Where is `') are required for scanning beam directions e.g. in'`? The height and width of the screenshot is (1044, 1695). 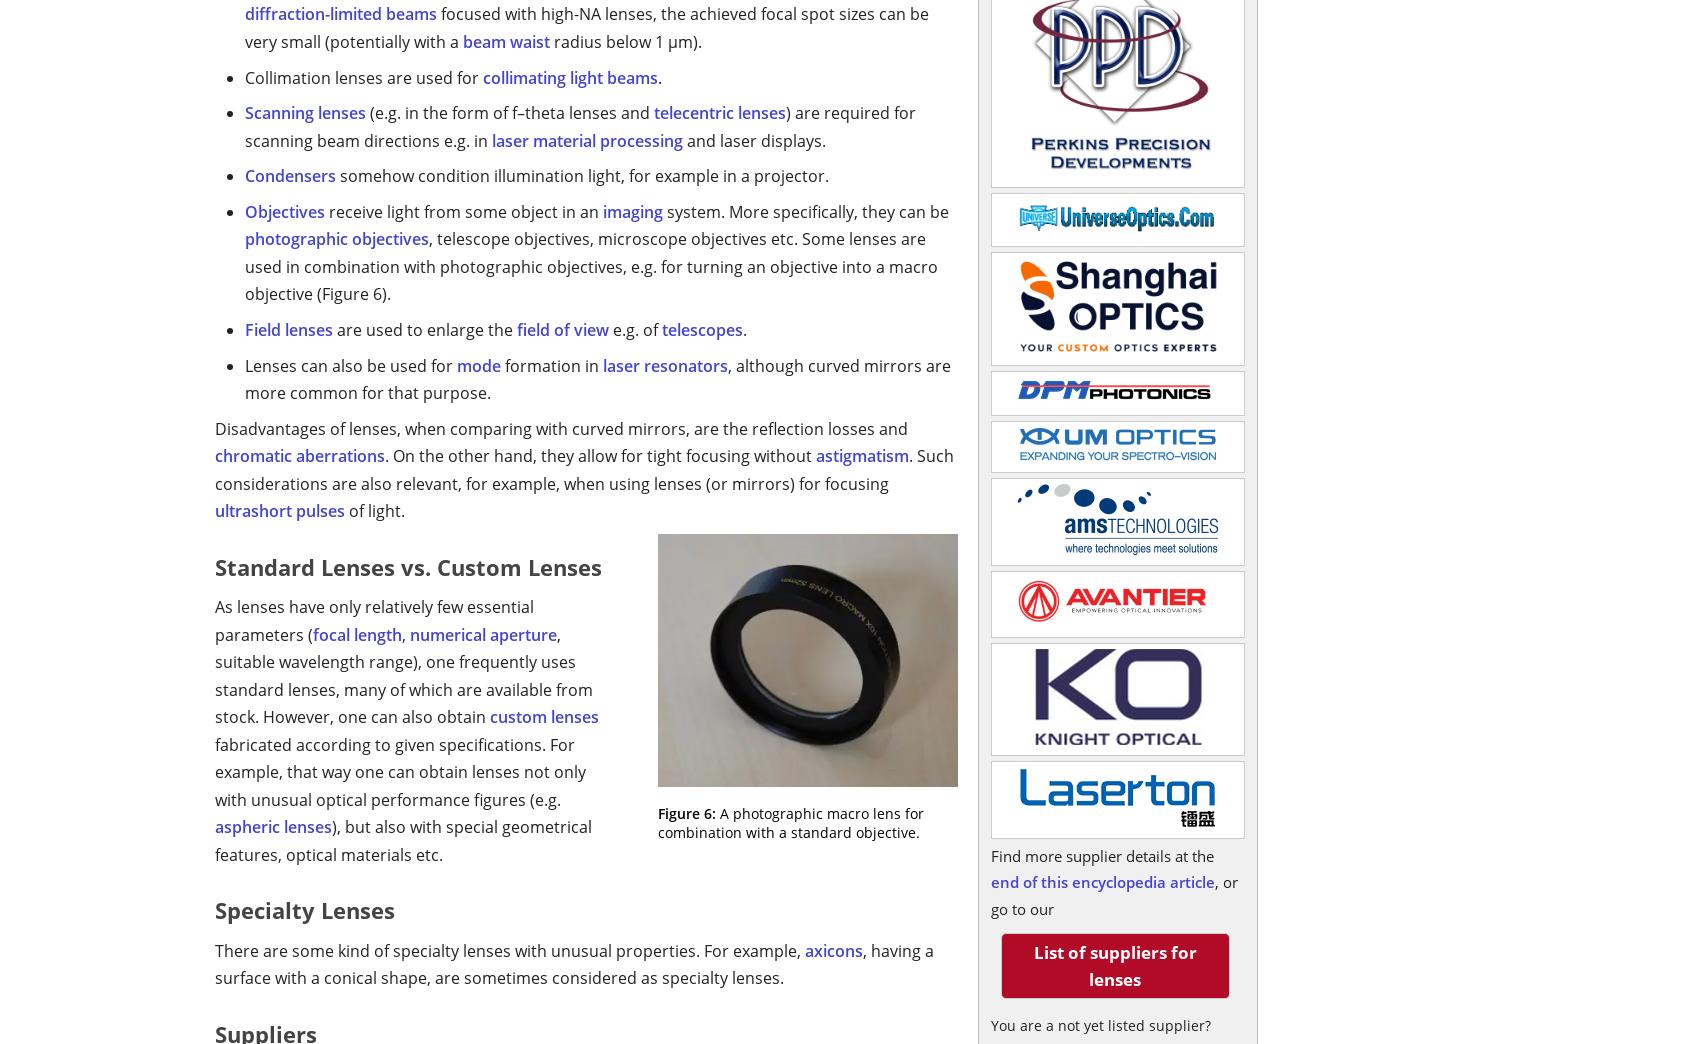
') are required for scanning beam directions e.g. in' is located at coordinates (580, 126).